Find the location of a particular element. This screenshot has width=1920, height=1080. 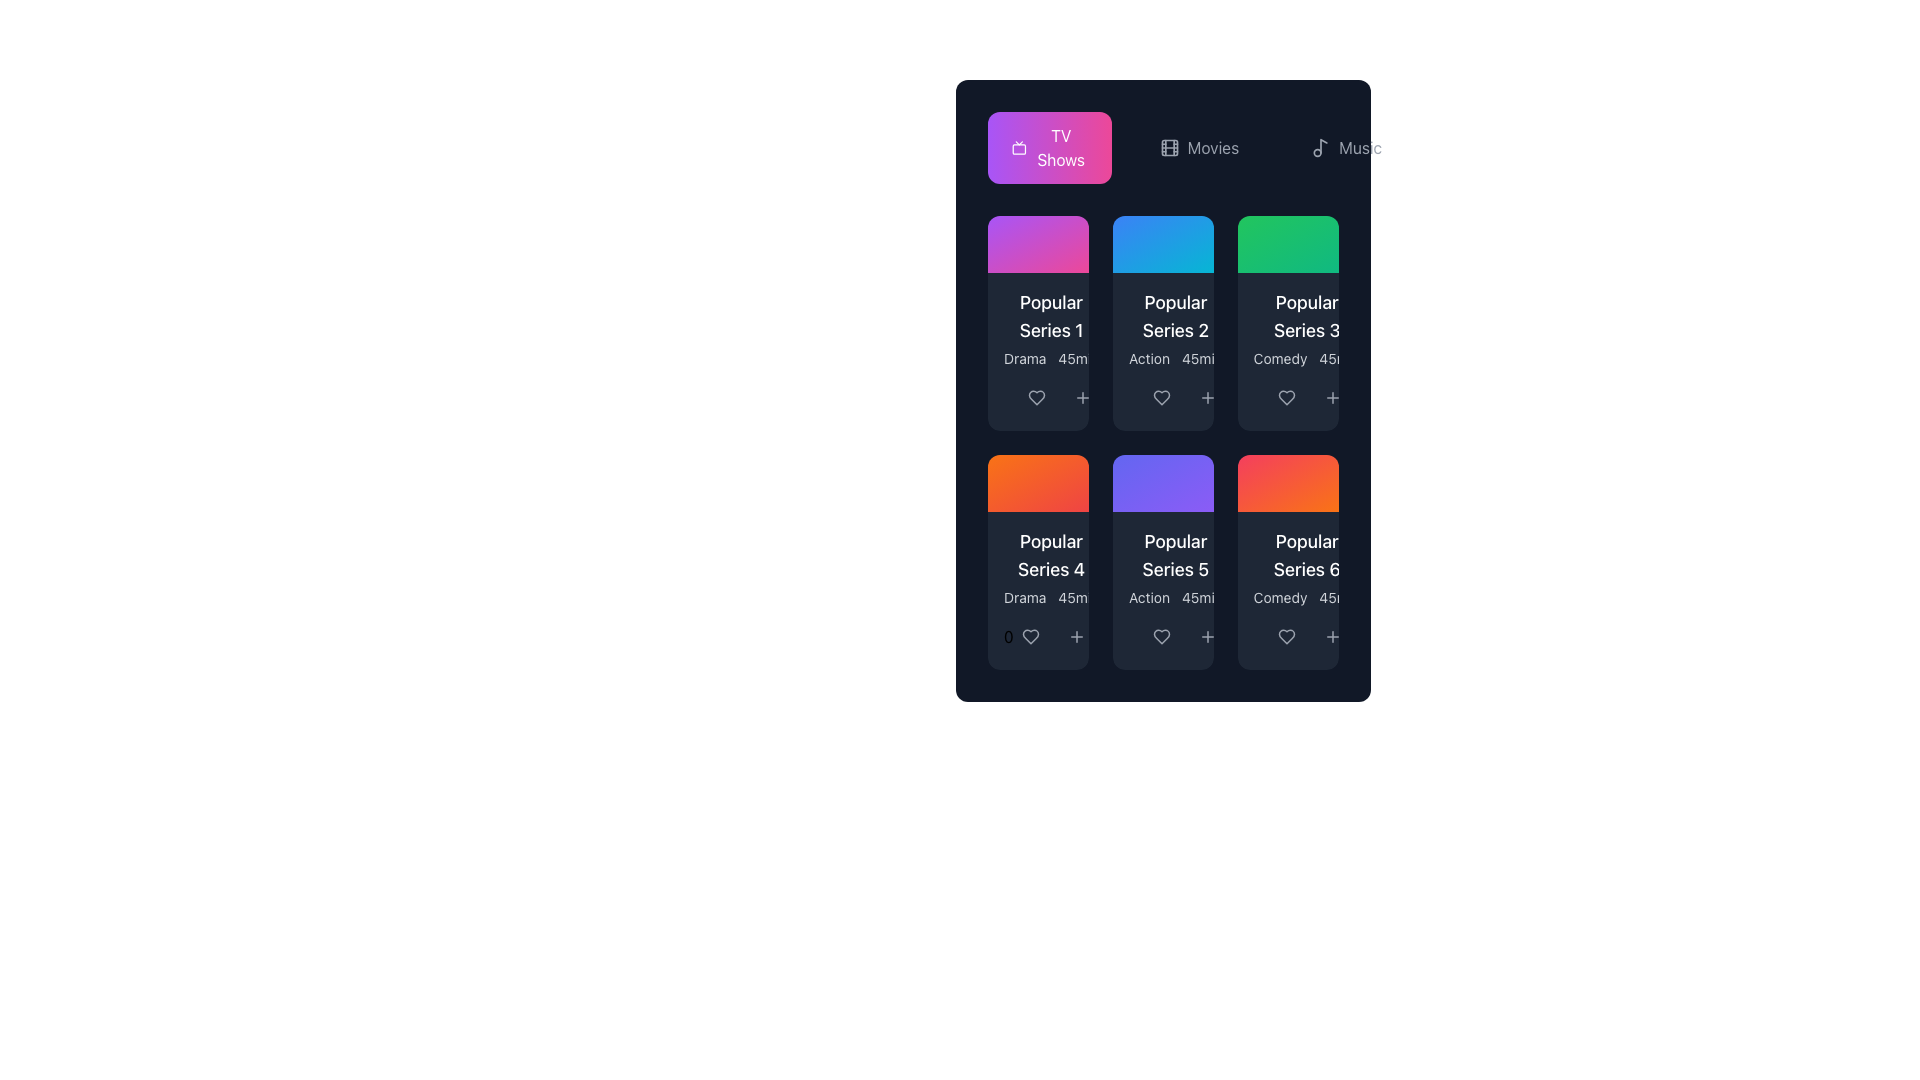

the small circular '+' icon located at the bottom-right corner of the 'Popular Series 2' card is located at coordinates (1207, 397).